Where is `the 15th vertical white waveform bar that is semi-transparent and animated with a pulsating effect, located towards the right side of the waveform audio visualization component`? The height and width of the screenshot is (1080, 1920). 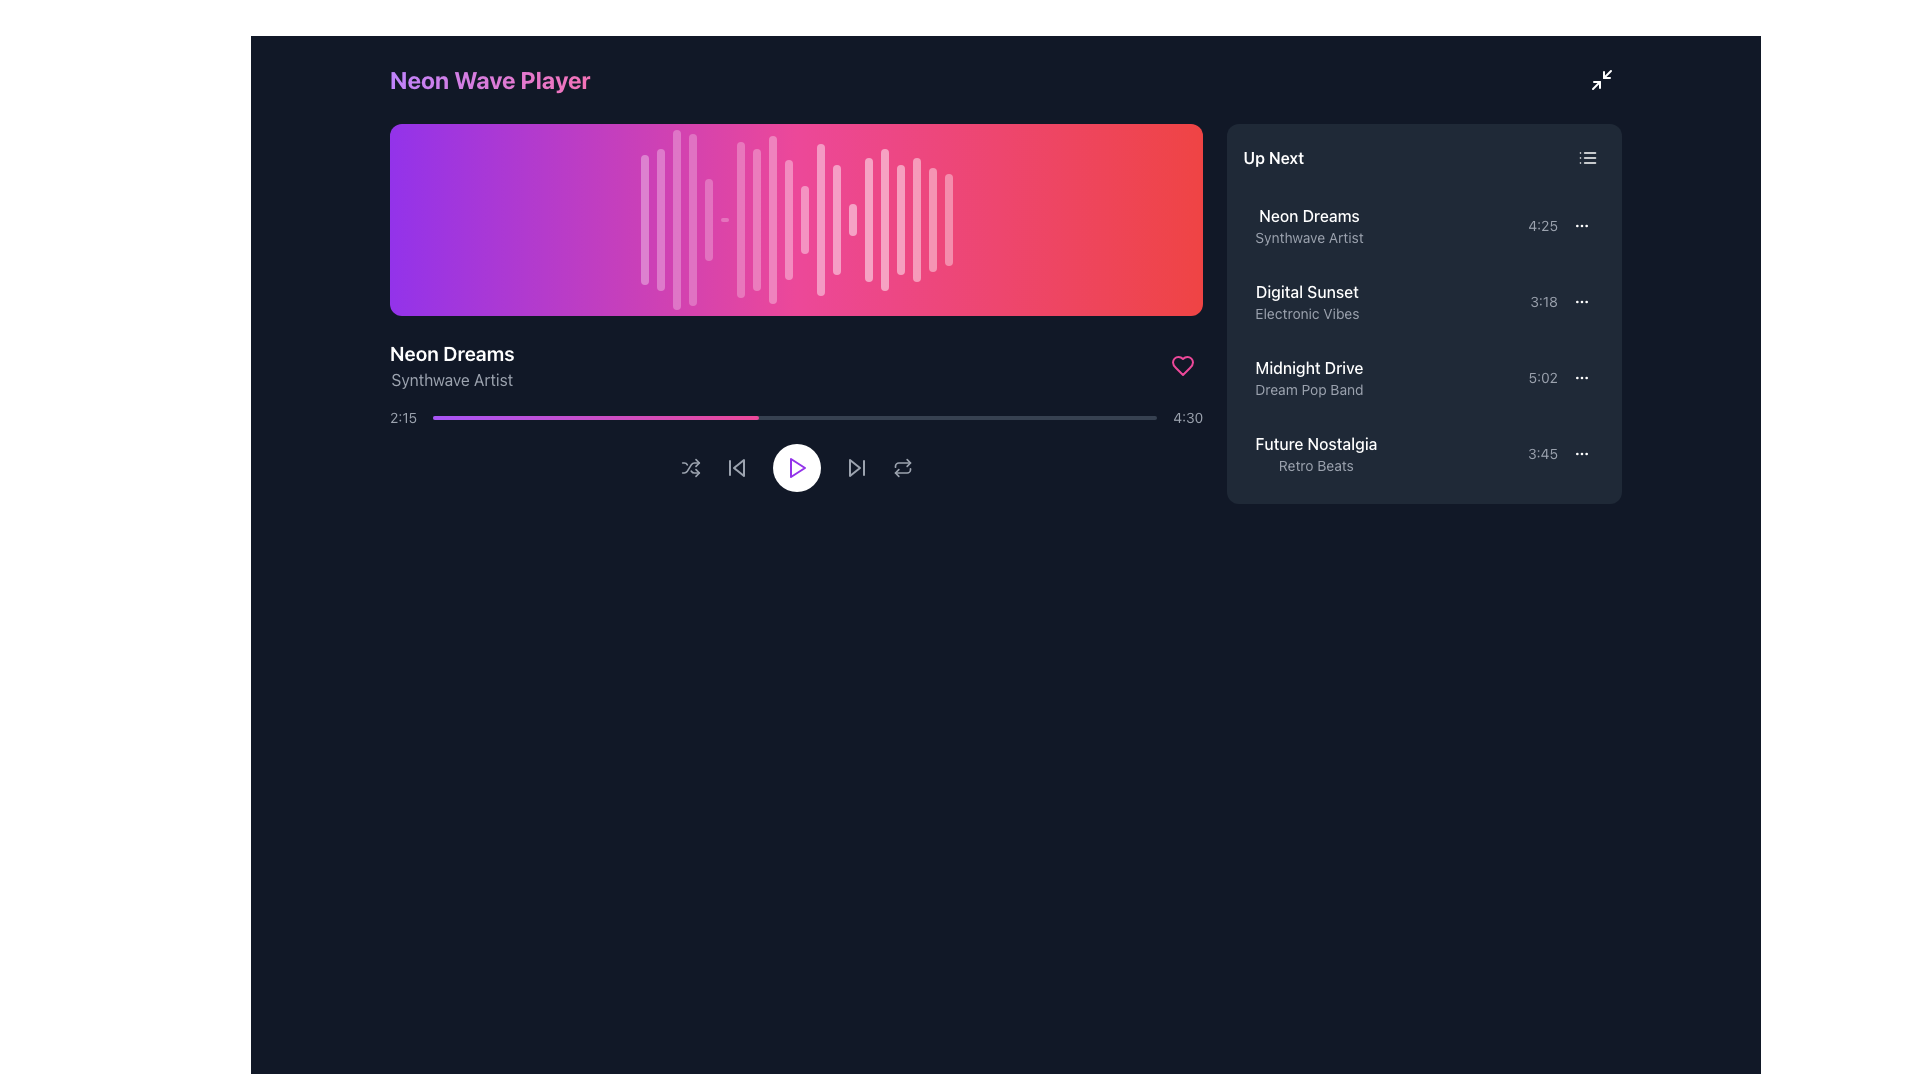
the 15th vertical white waveform bar that is semi-transparent and animated with a pulsating effect, located towards the right side of the waveform audio visualization component is located at coordinates (868, 219).